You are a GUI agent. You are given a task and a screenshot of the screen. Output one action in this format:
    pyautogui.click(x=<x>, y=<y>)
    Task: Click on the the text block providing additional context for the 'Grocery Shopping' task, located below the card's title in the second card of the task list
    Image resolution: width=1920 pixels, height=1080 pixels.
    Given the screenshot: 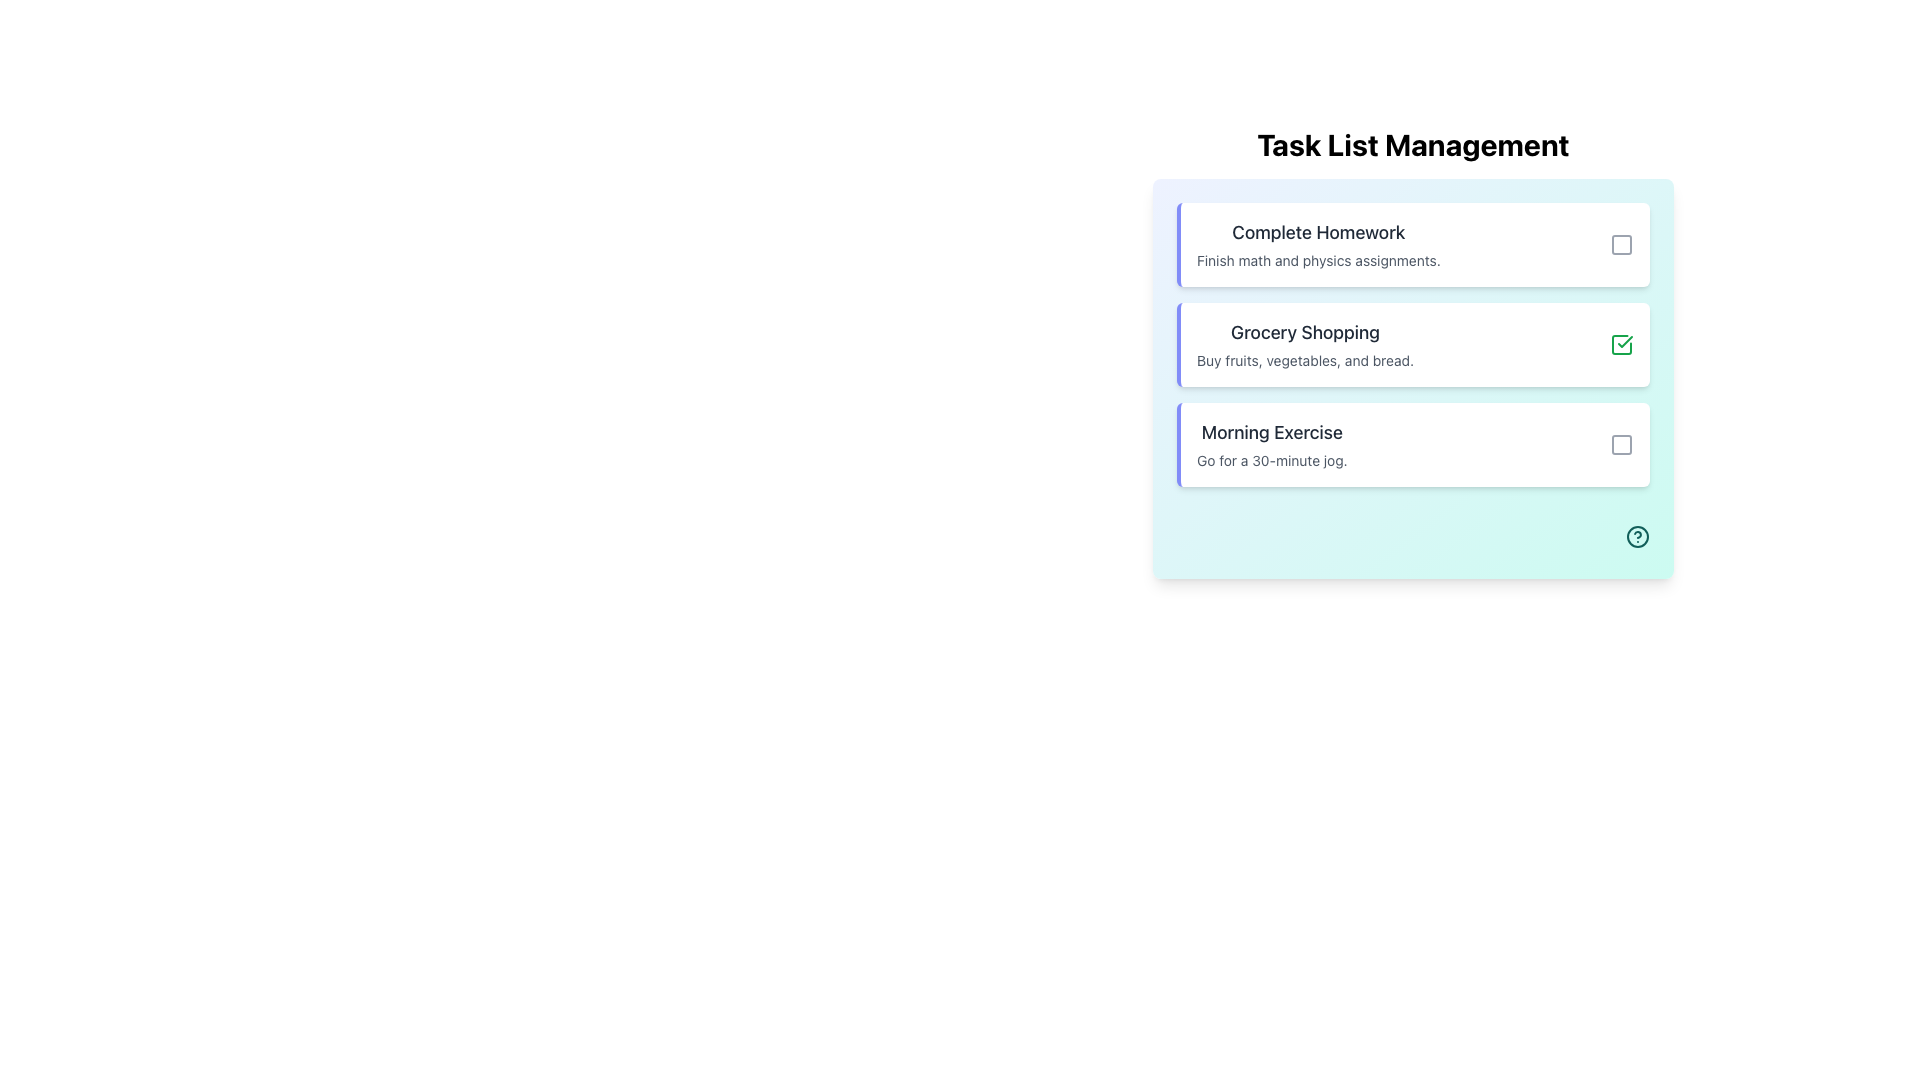 What is the action you would take?
    pyautogui.click(x=1305, y=361)
    